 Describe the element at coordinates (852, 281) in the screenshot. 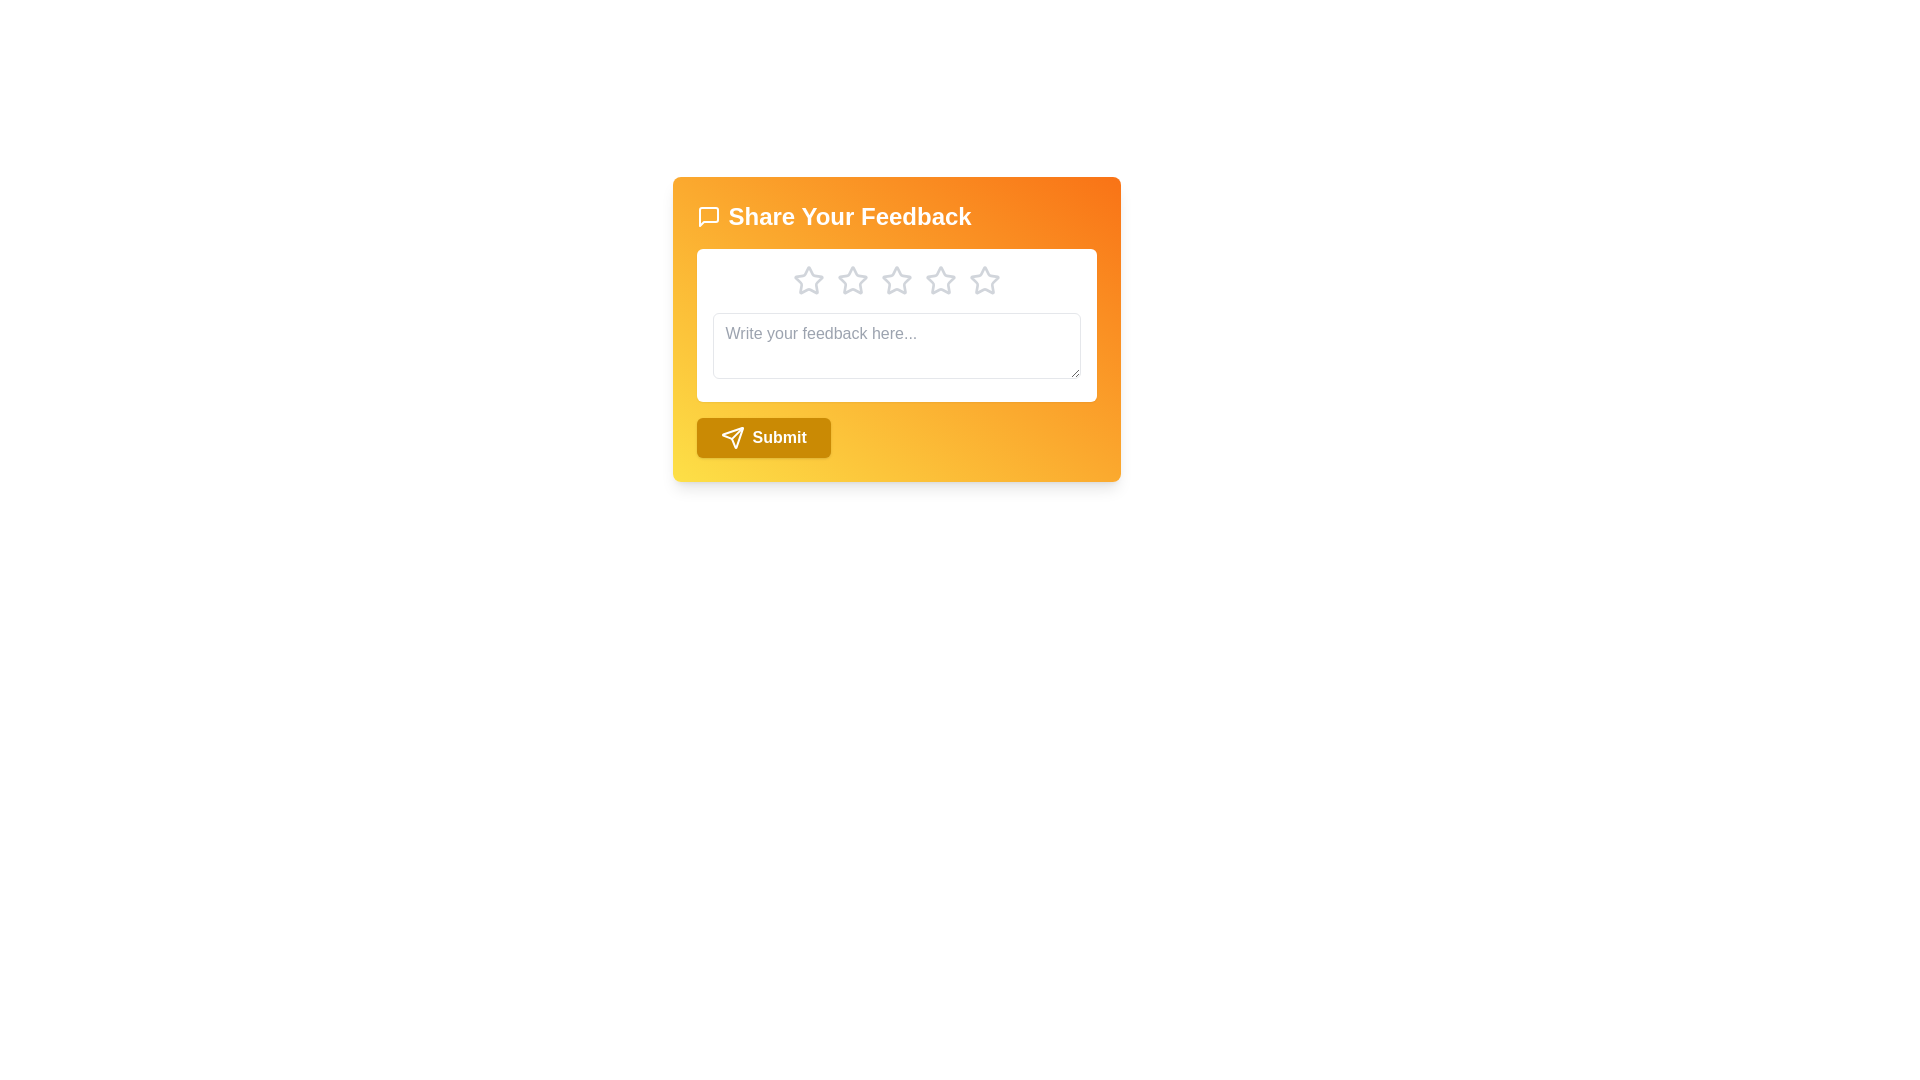

I see `the third star icon in the set of five star icons for rating, located below the 'Share Your Feedback' heading` at that location.